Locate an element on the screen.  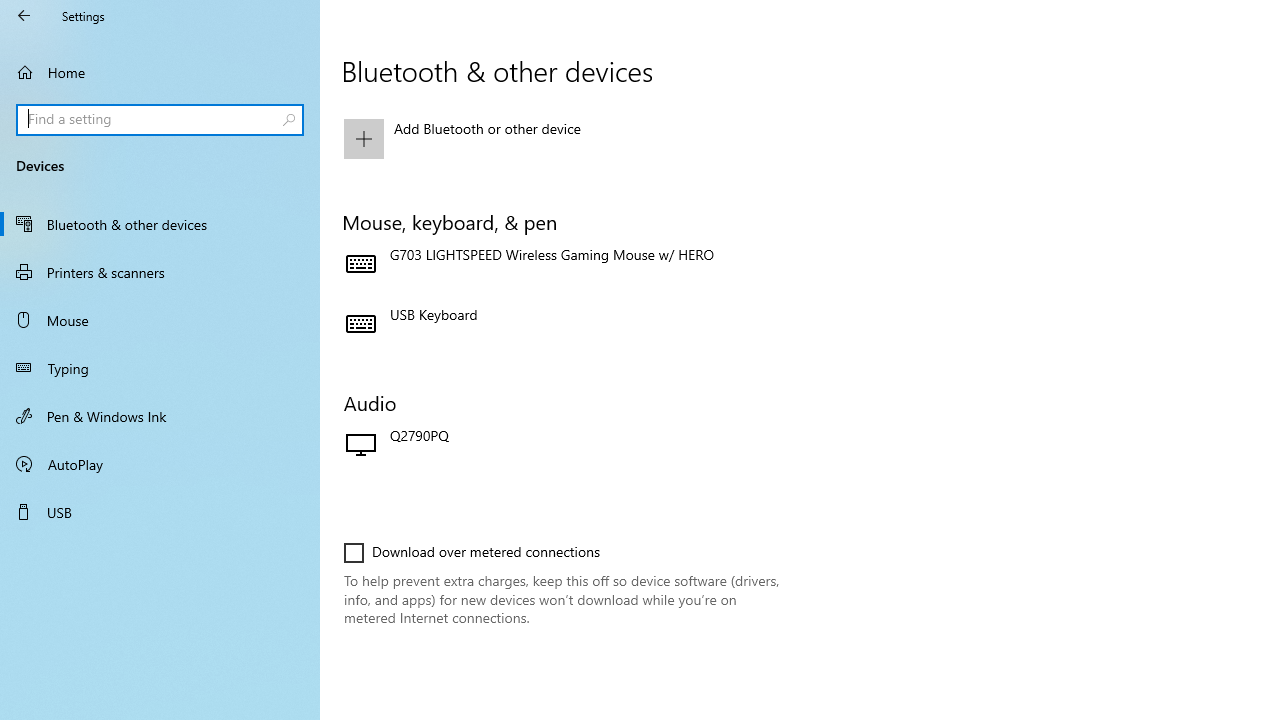
'USB' is located at coordinates (160, 510).